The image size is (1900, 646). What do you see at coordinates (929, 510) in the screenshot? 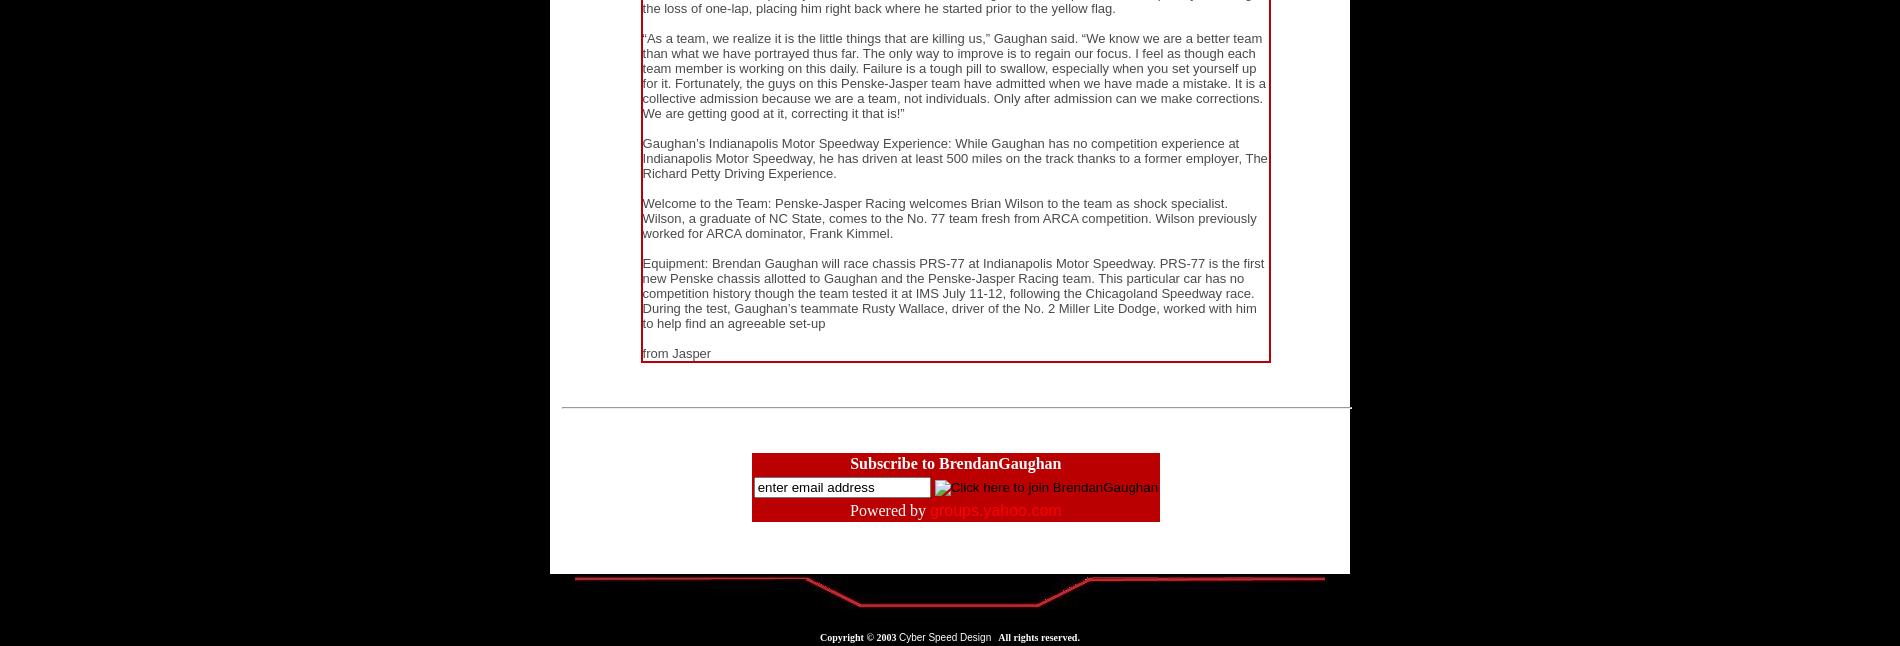
I see `'groups.yahoo.com'` at bounding box center [929, 510].